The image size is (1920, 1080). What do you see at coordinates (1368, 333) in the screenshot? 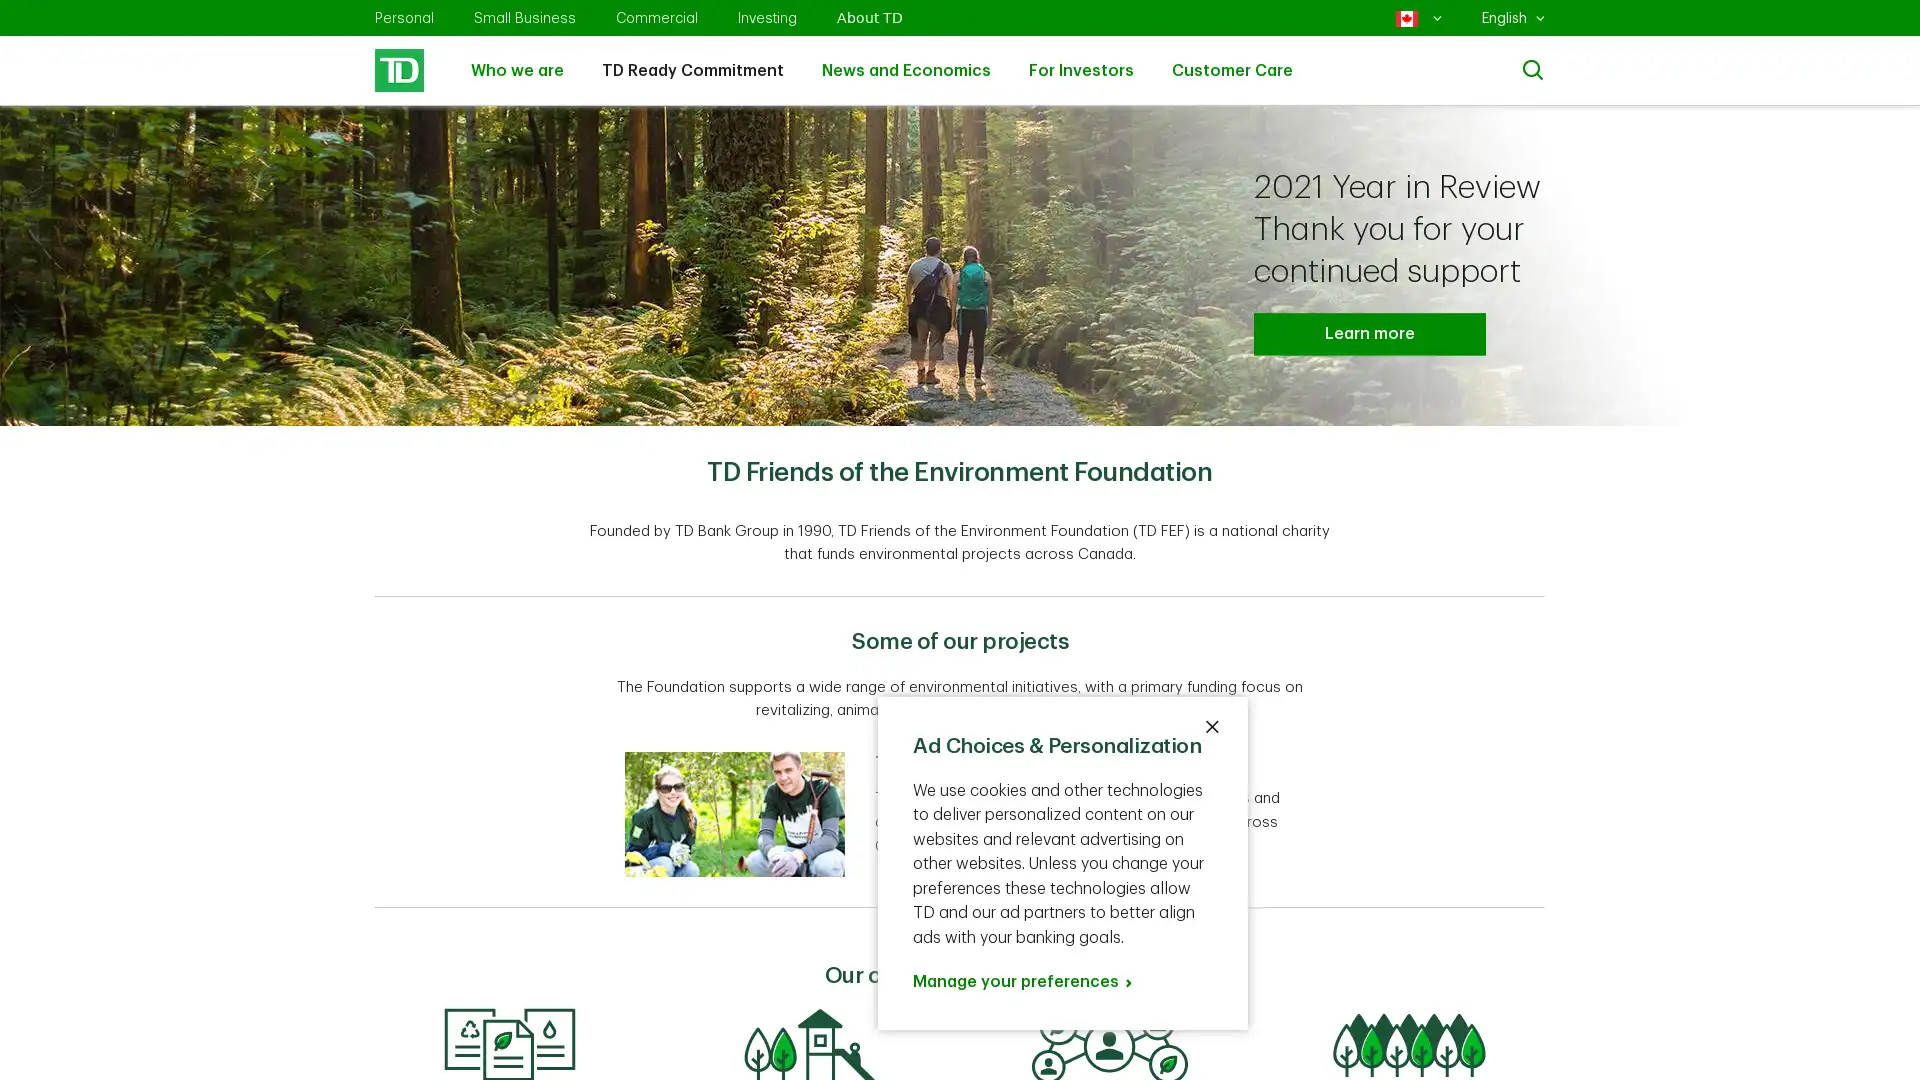
I see `Learn more` at bounding box center [1368, 333].